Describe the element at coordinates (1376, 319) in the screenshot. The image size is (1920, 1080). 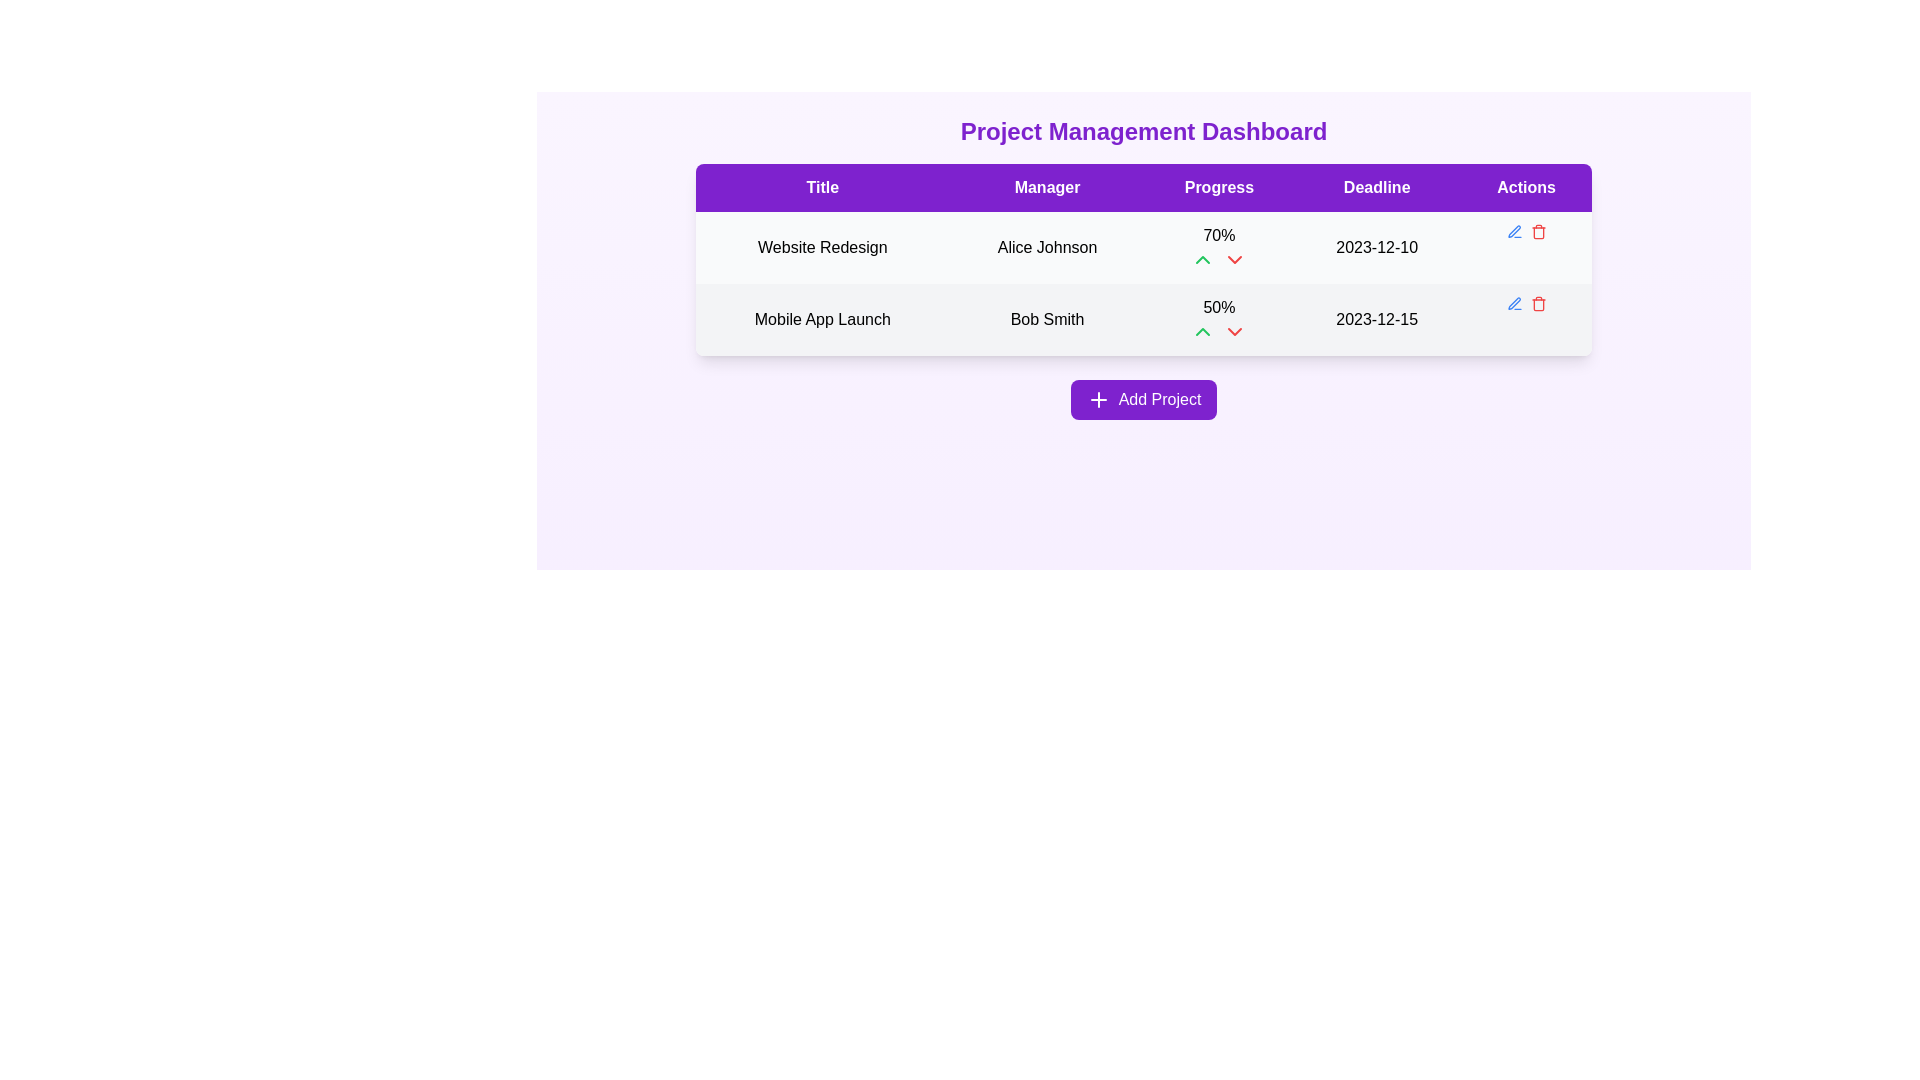
I see `the deadline date text display for the 'Mobile App Launch' project, located in the second row and fourth column of the table` at that location.